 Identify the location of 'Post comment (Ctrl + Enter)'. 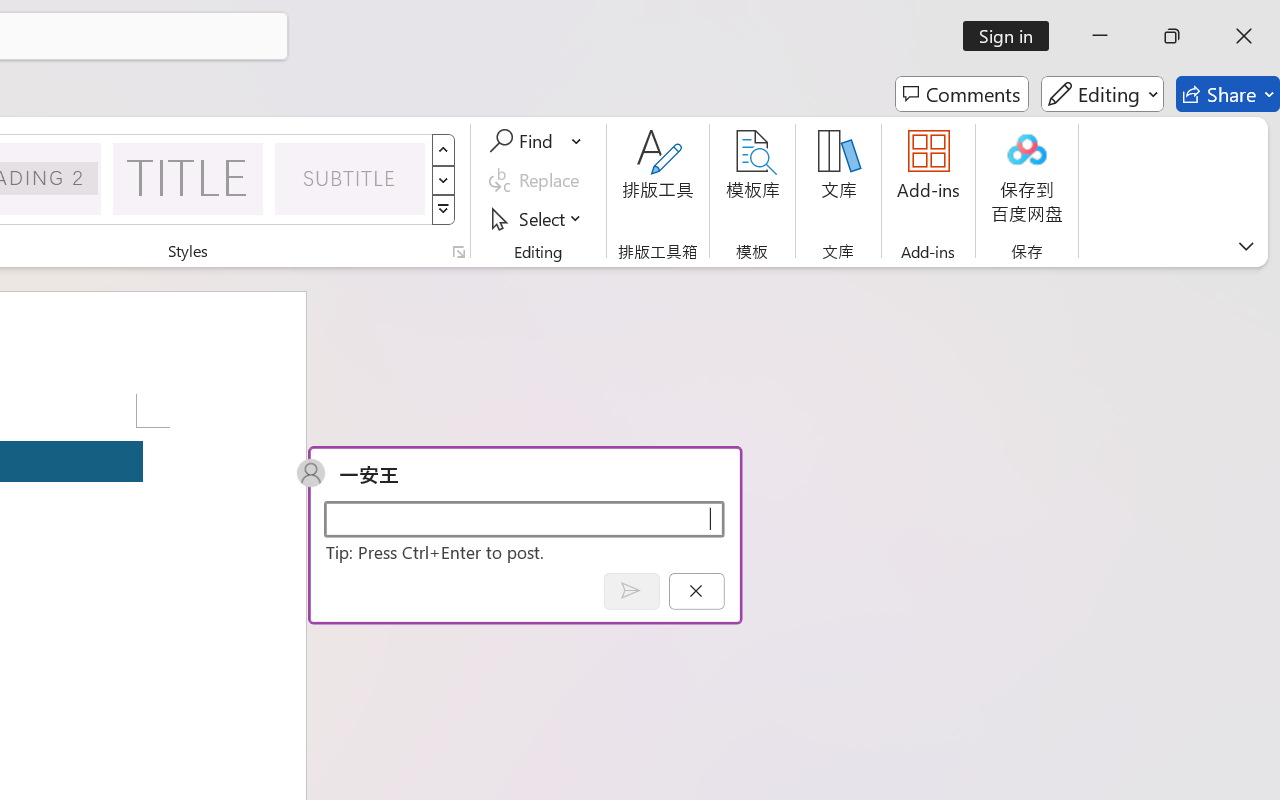
(630, 590).